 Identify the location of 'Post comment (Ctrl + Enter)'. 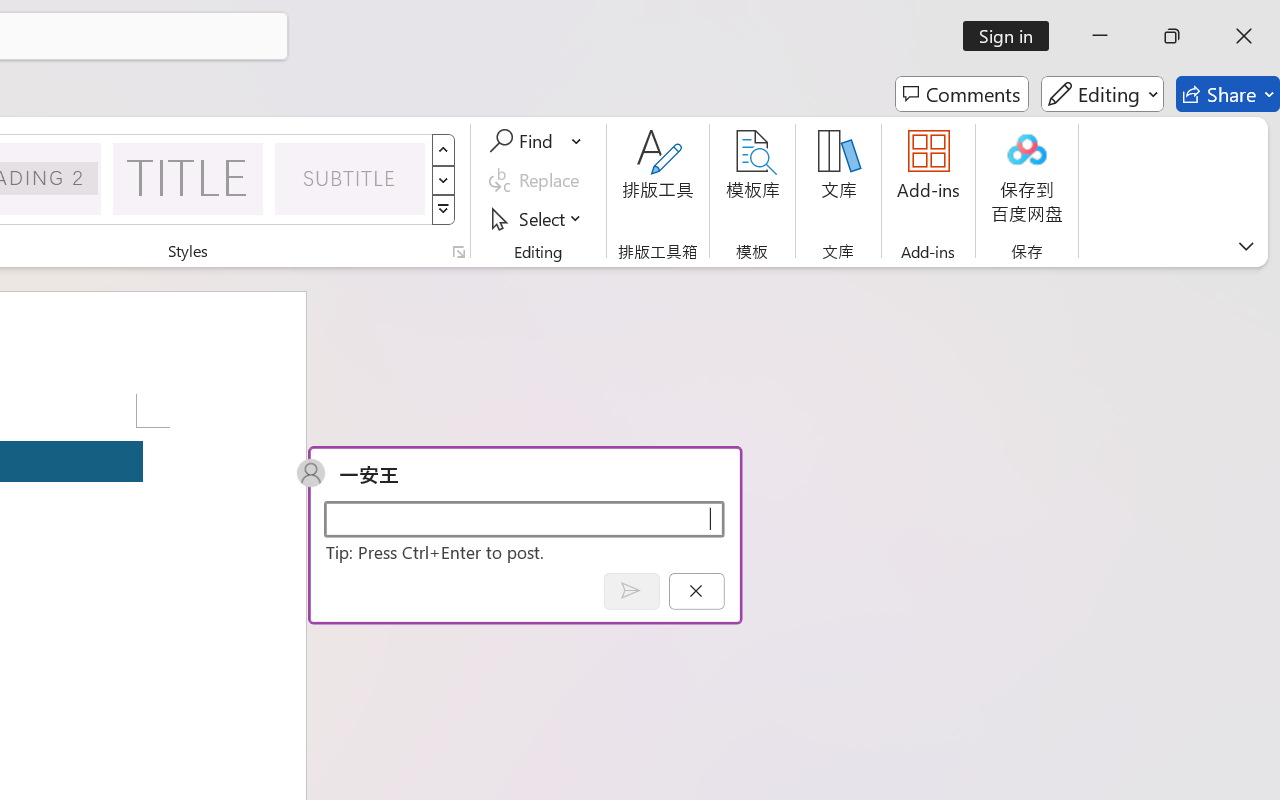
(630, 590).